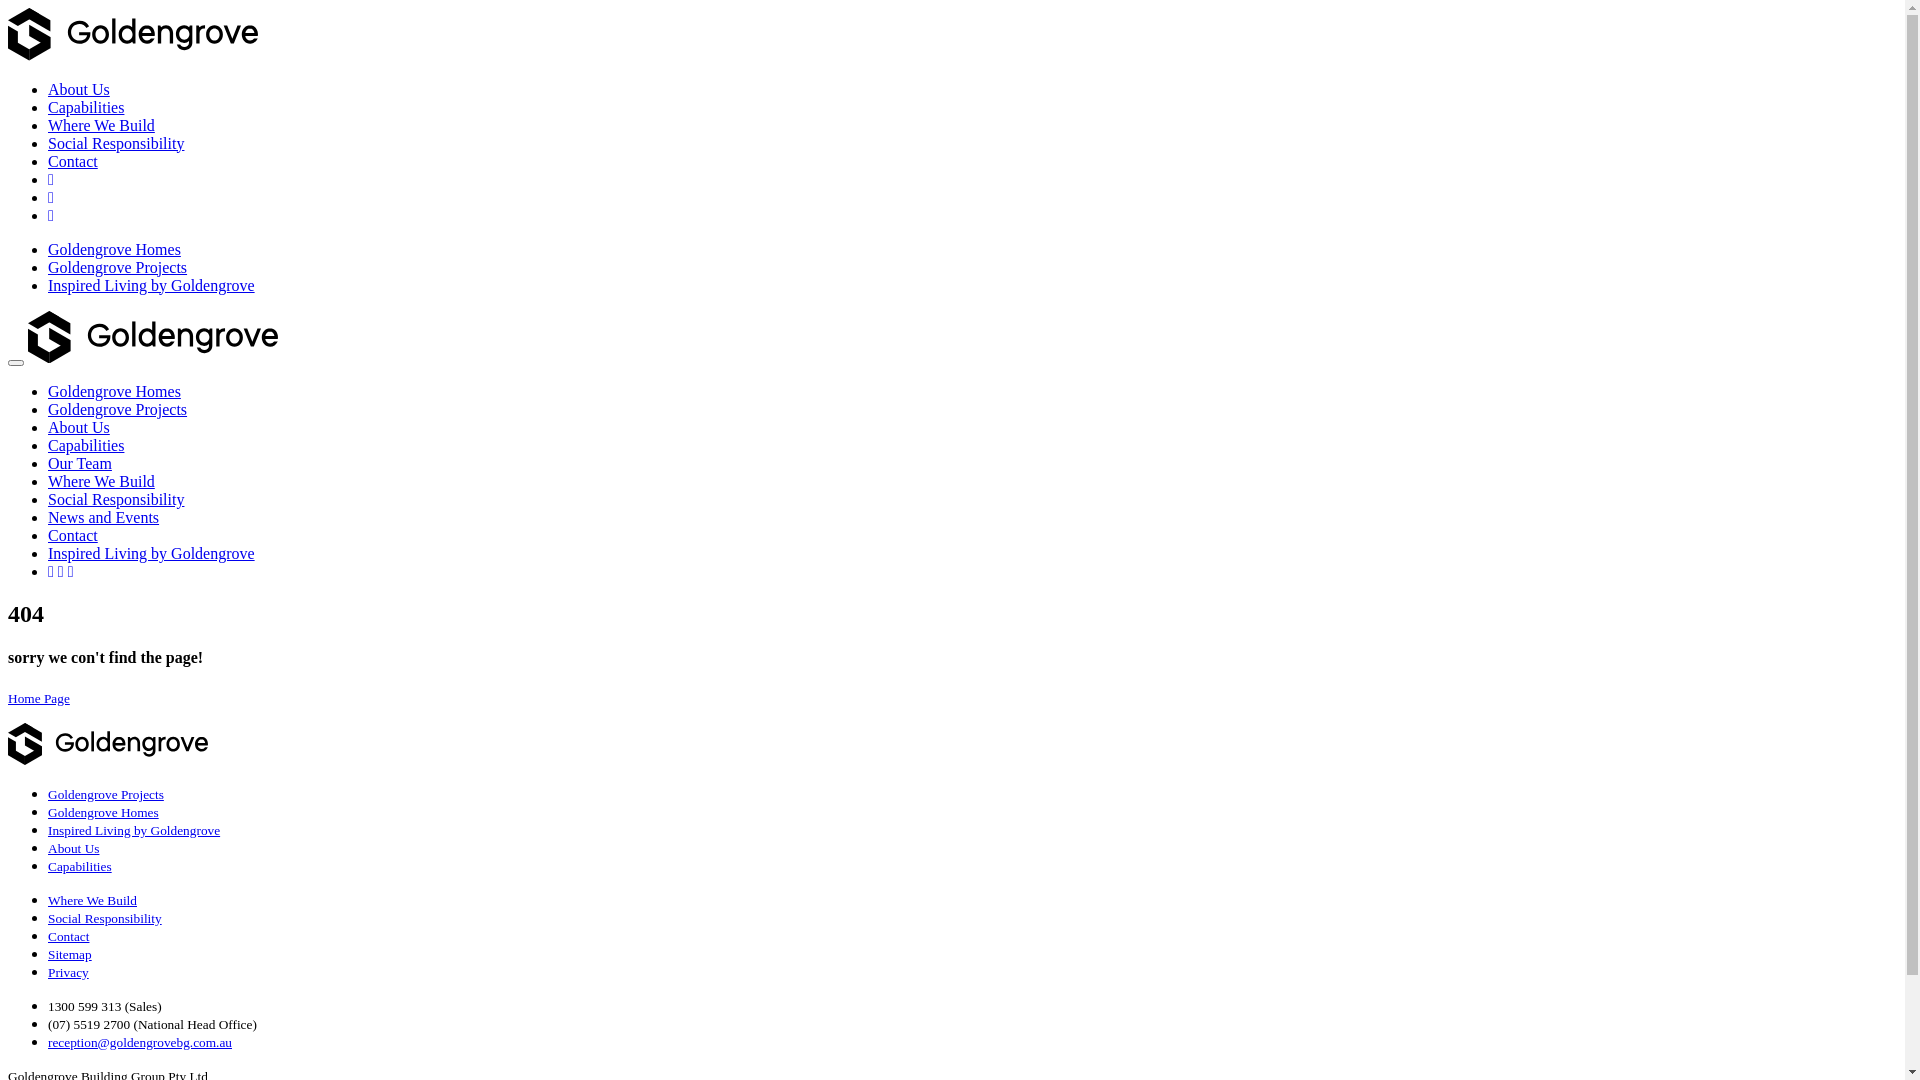 The width and height of the screenshot is (1920, 1080). What do you see at coordinates (85, 107) in the screenshot?
I see `'Capabilities'` at bounding box center [85, 107].